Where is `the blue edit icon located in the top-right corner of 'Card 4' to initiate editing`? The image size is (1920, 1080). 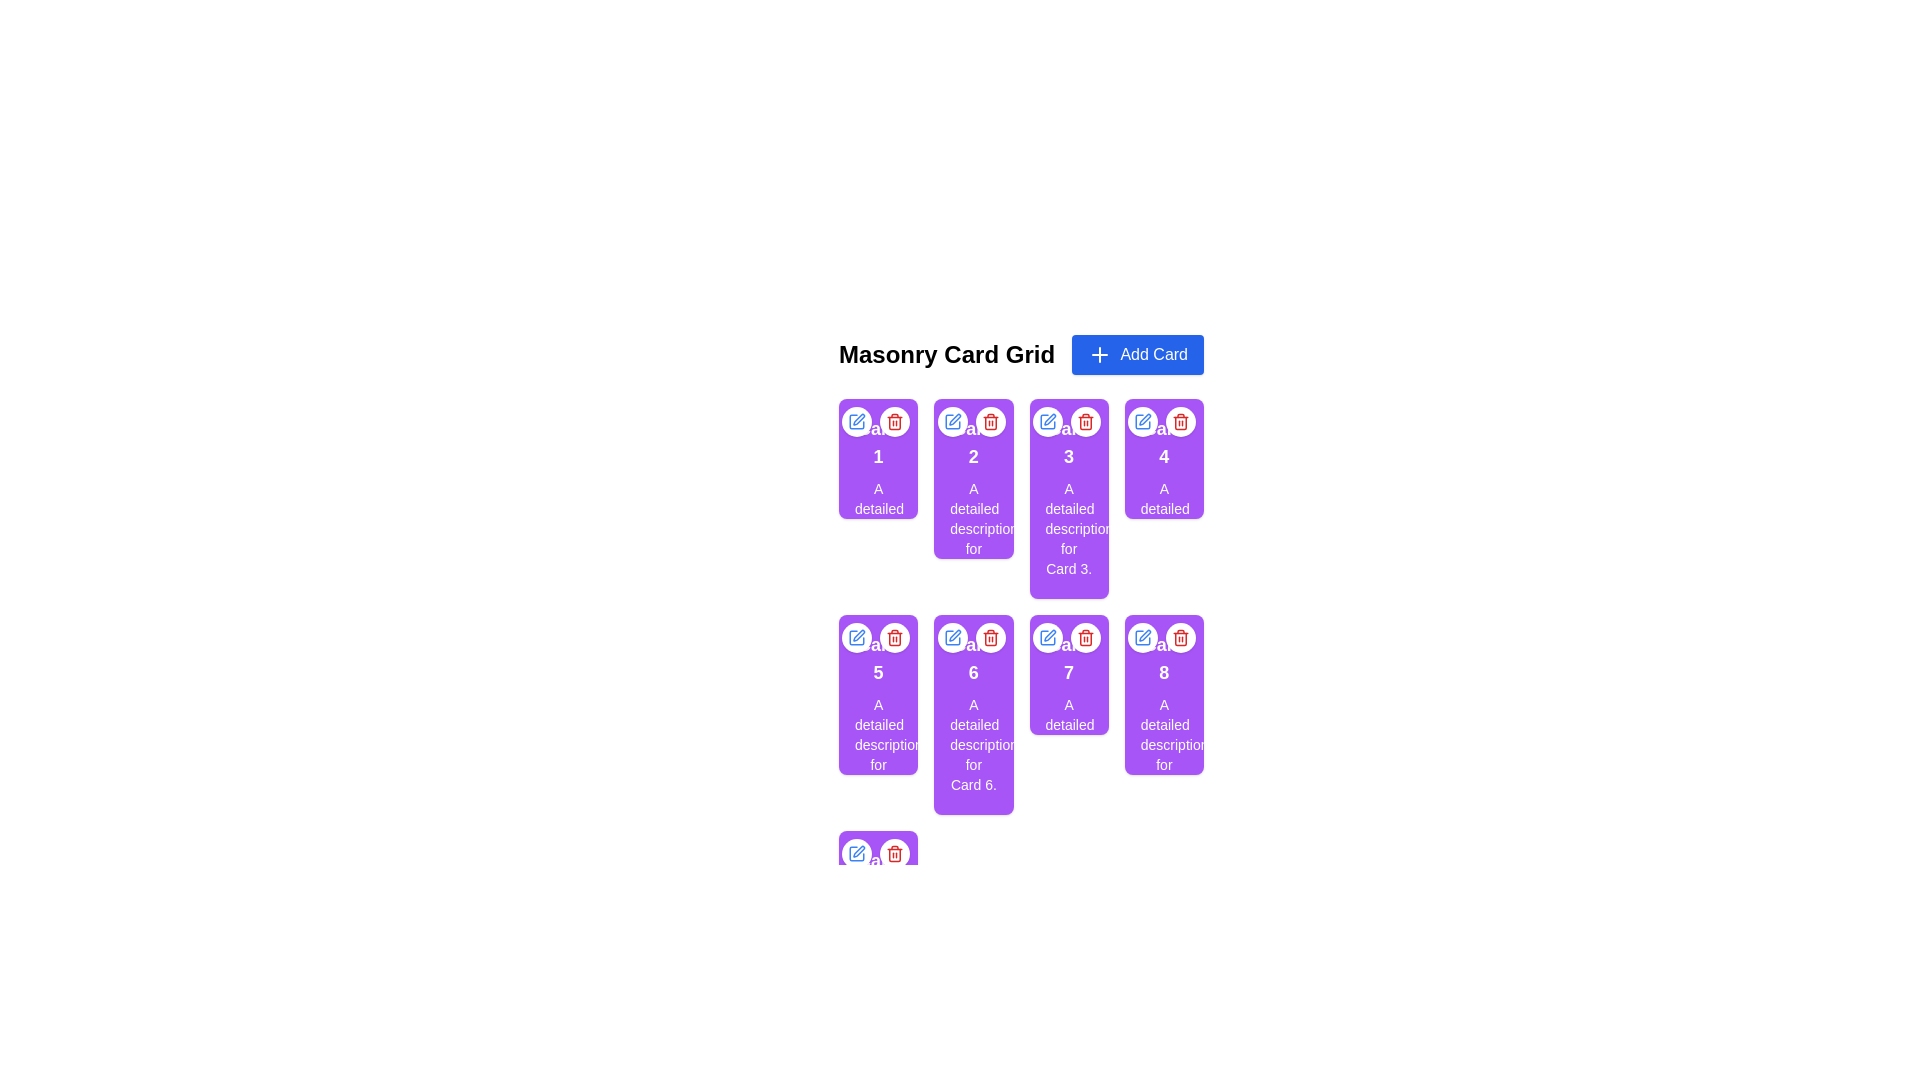
the blue edit icon located in the top-right corner of 'Card 4' to initiate editing is located at coordinates (1161, 420).